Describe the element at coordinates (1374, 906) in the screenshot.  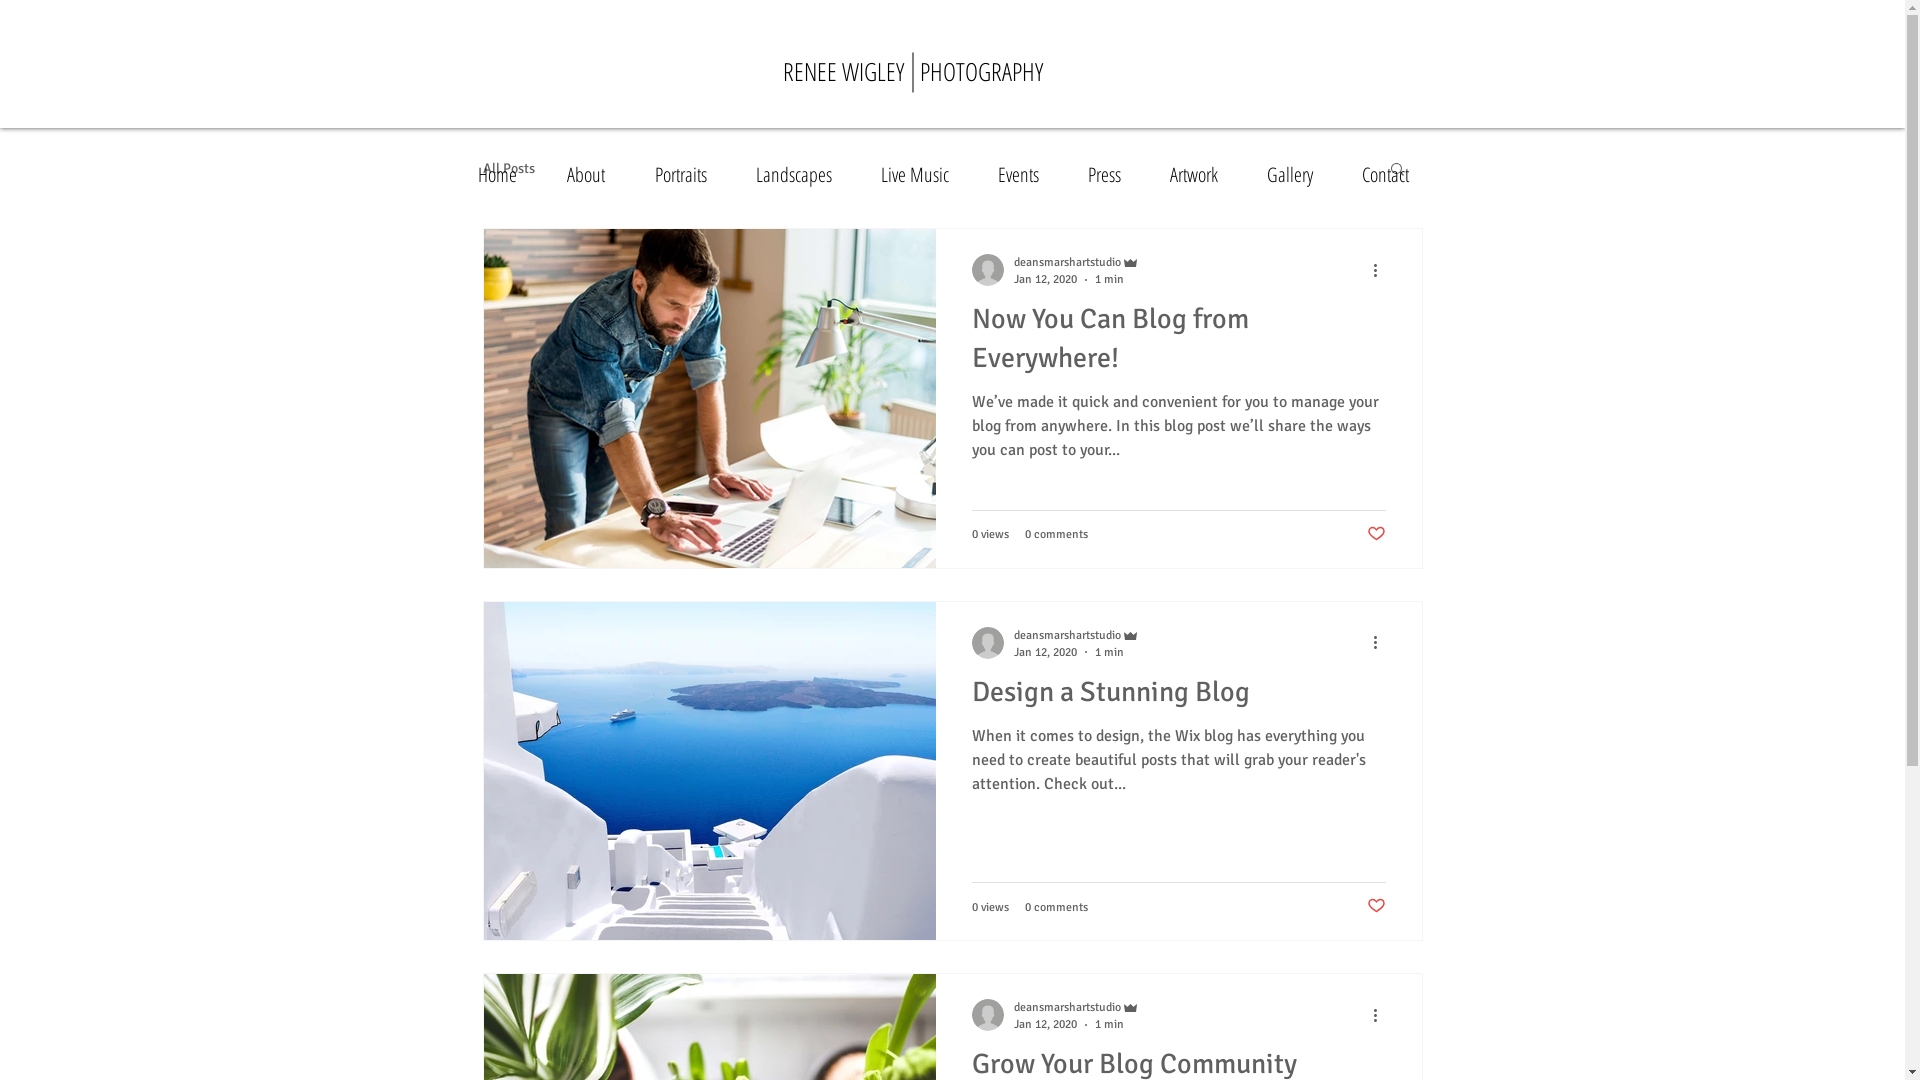
I see `'Post not marked as liked'` at that location.